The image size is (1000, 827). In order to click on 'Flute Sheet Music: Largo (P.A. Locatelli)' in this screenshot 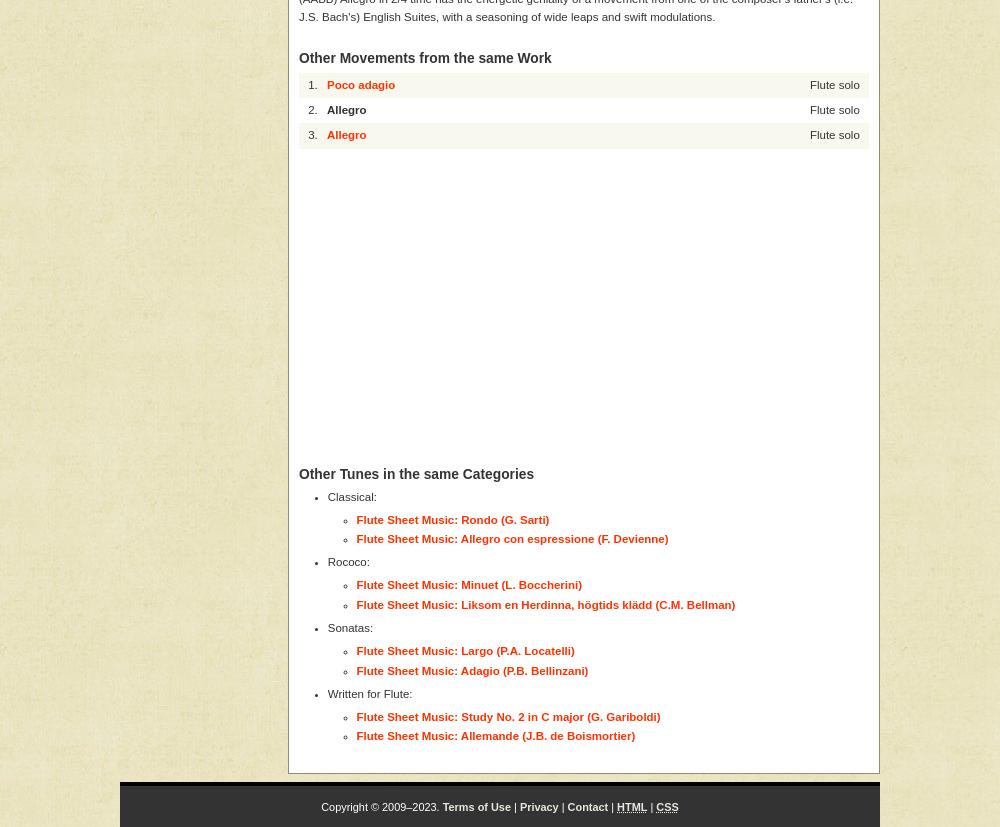, I will do `click(355, 651)`.